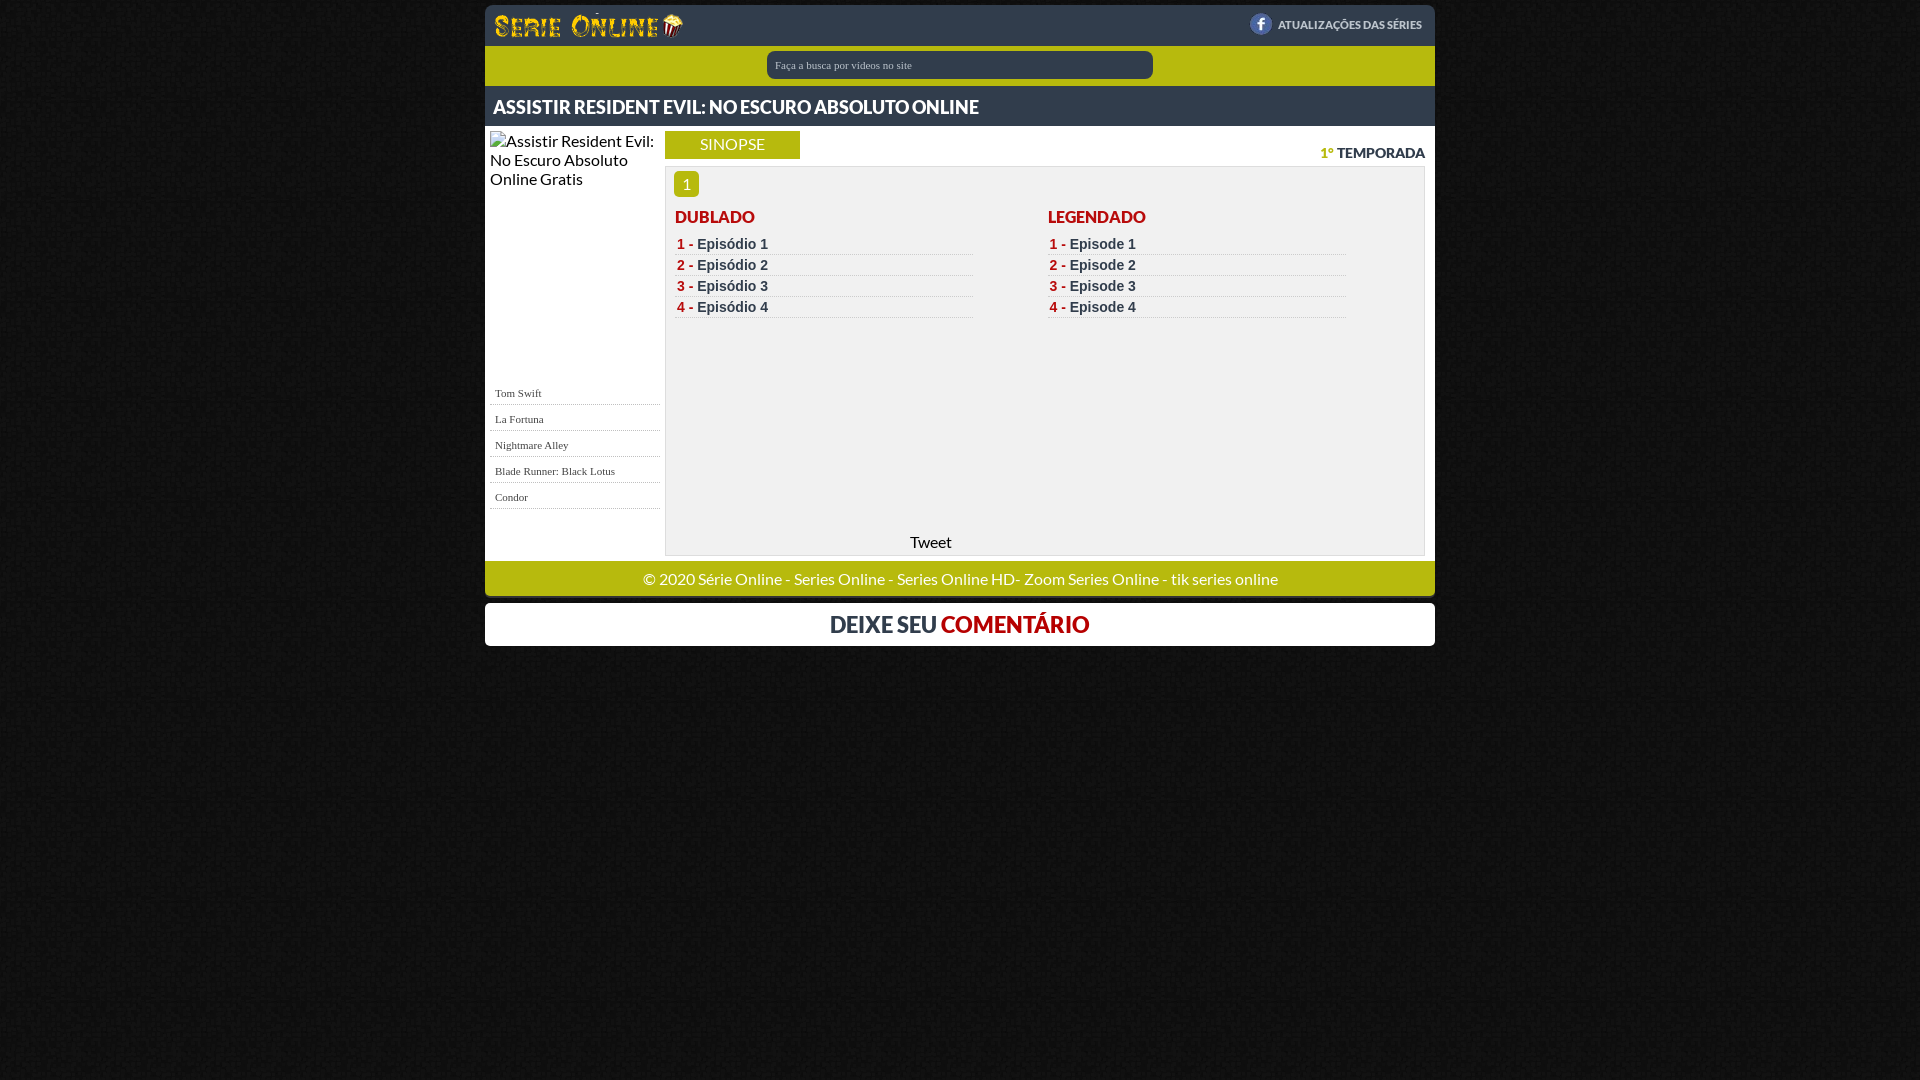  Describe the element at coordinates (555, 470) in the screenshot. I see `'Blade Runner: Black Lotus'` at that location.